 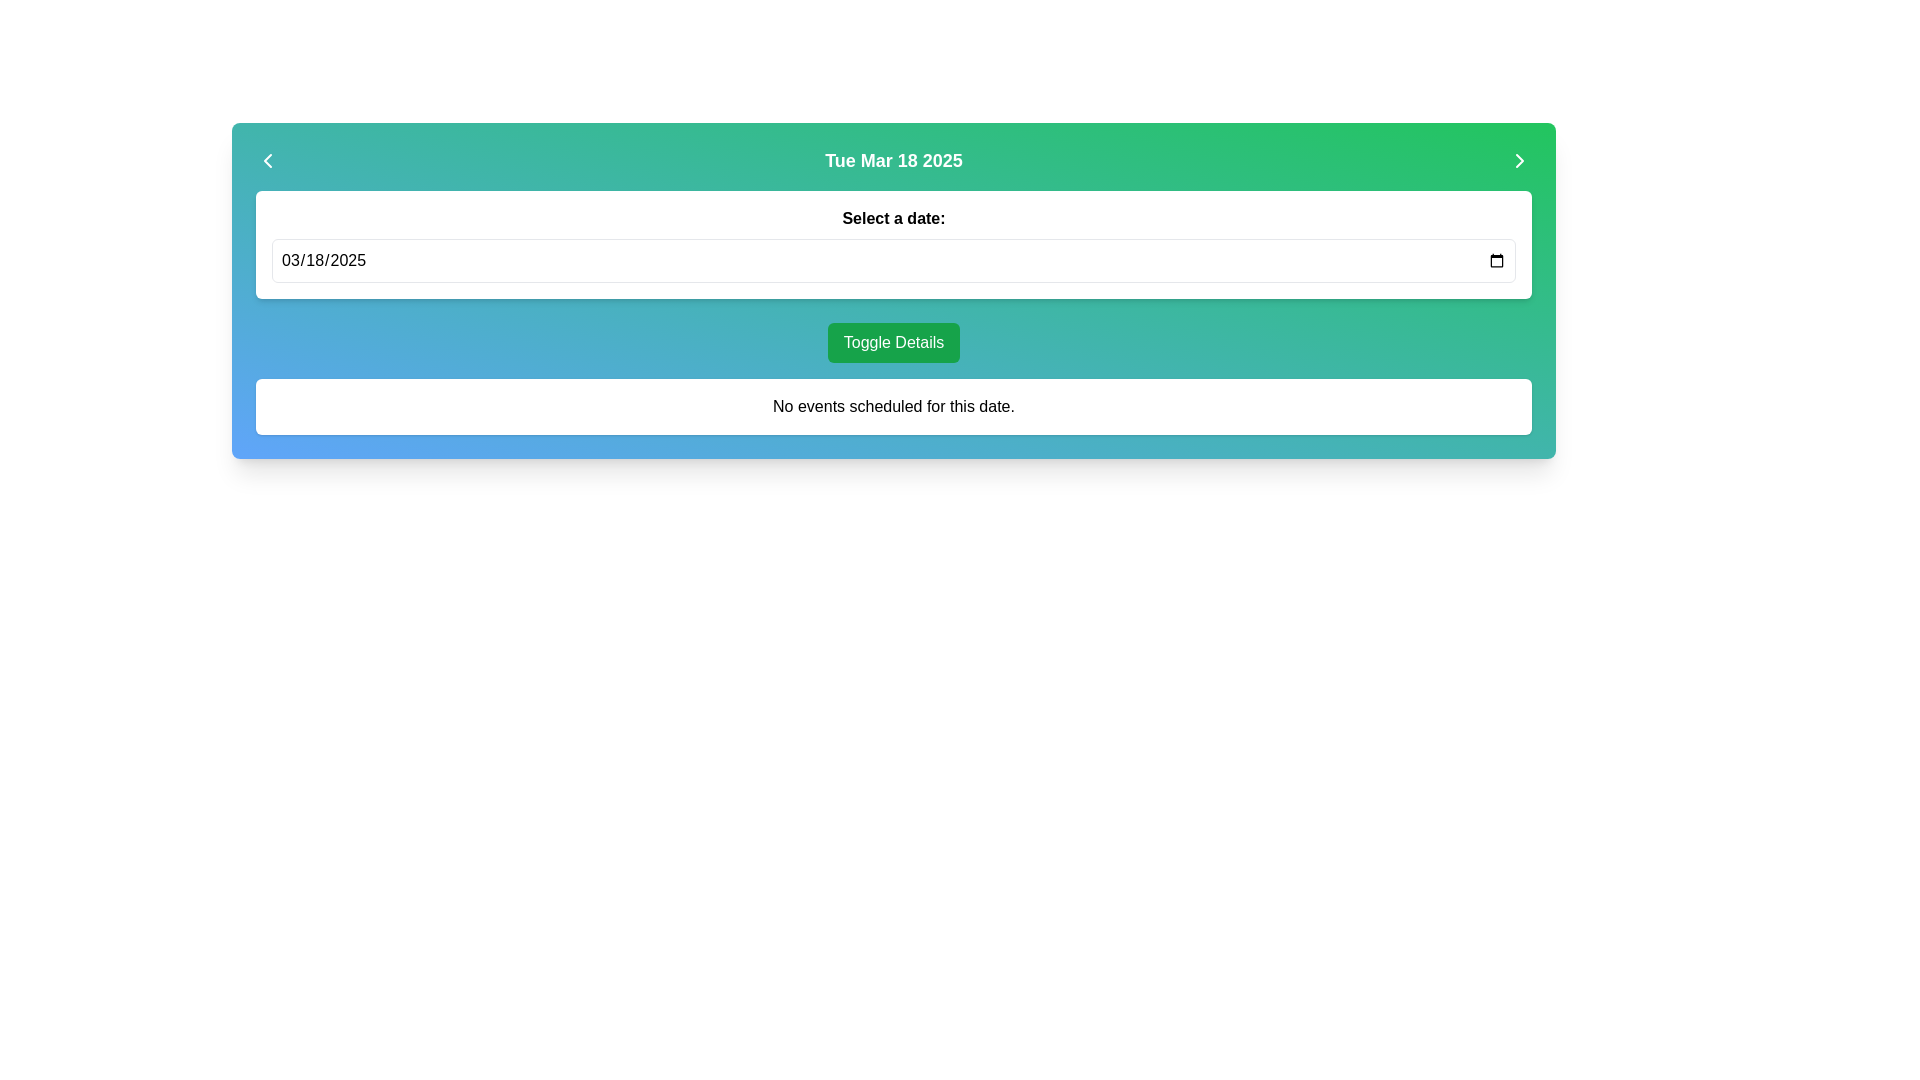 What do you see at coordinates (1520, 160) in the screenshot?
I see `the right-pointing arrow icon button located in the top-right corner of the green header bar next to the date display 'Tue Mar 18 2025'` at bounding box center [1520, 160].